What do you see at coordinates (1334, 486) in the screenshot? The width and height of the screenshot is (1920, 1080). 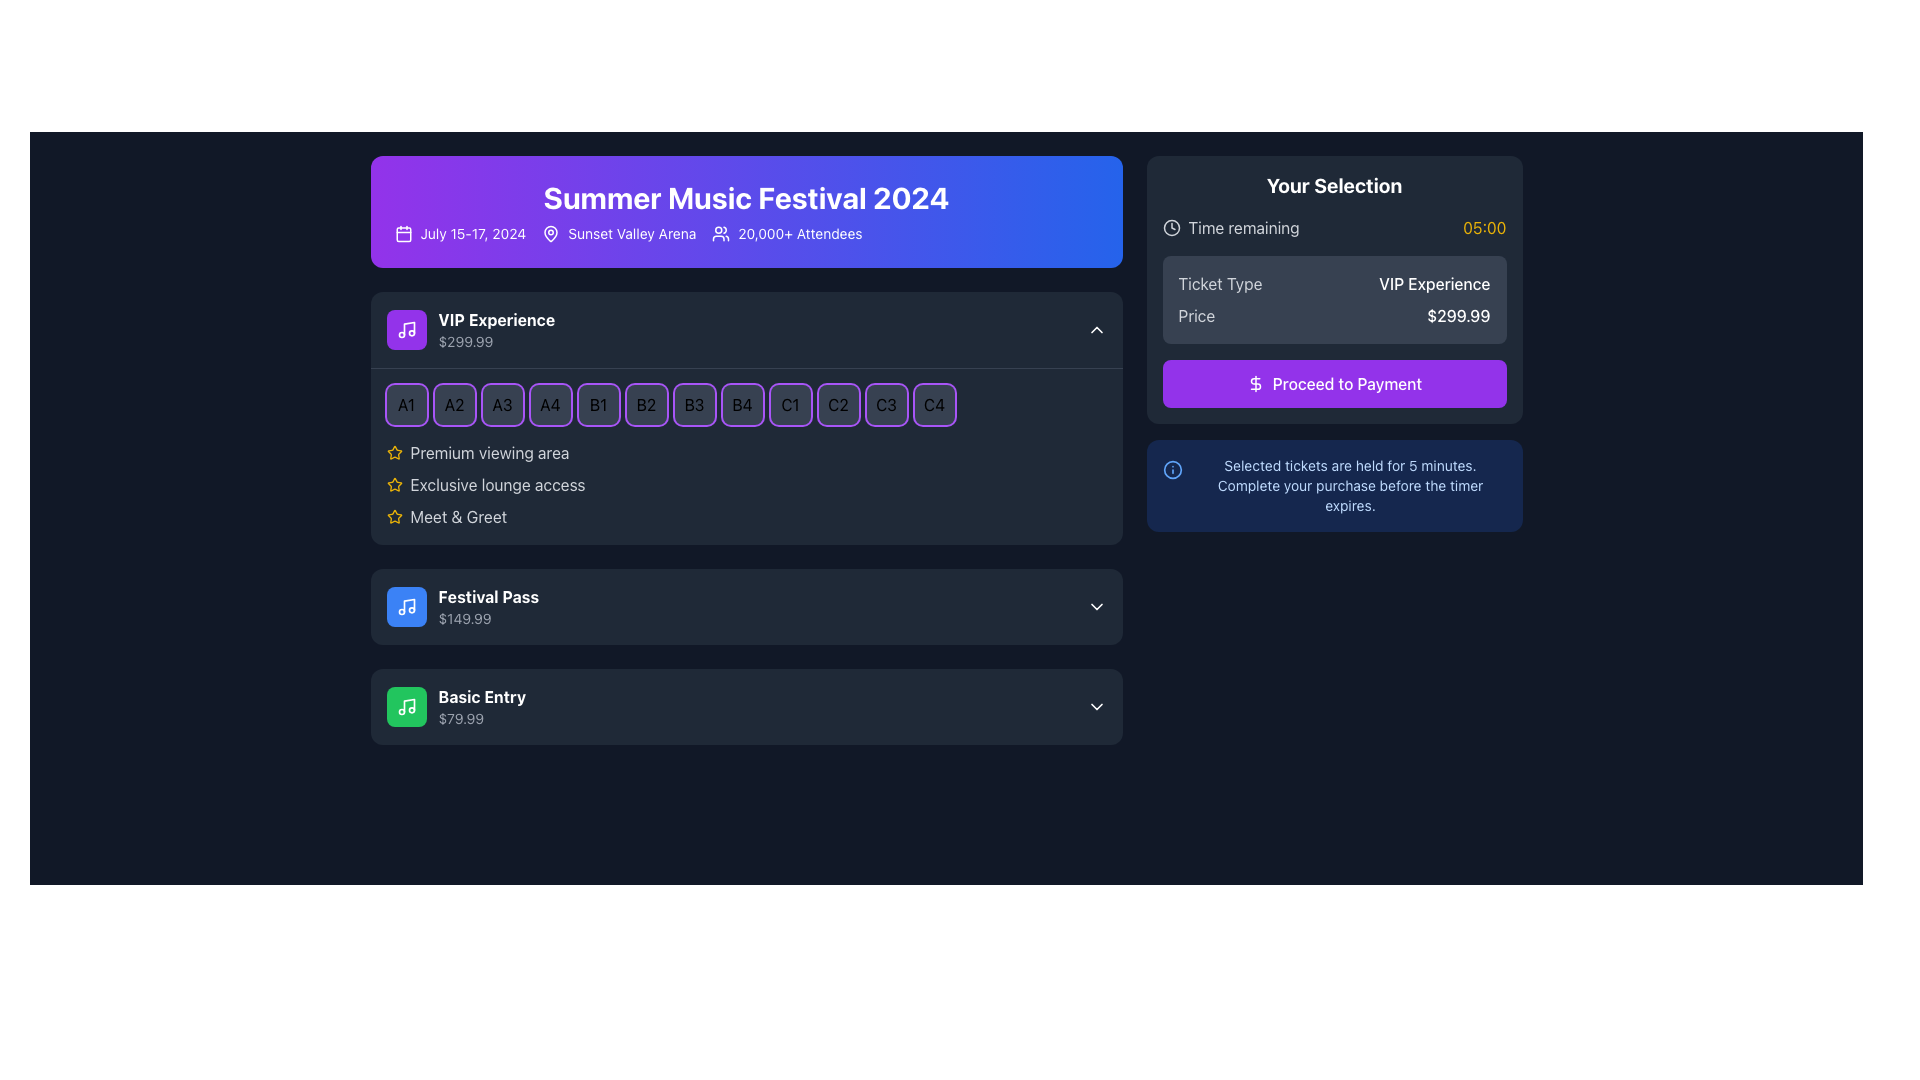 I see `informational section that contains the text 'Selected tickets are held for 5 minutes. Complete your purchase before the timer expires.' located in the bottom right pane near the 'Proceed to Payment' button` at bounding box center [1334, 486].